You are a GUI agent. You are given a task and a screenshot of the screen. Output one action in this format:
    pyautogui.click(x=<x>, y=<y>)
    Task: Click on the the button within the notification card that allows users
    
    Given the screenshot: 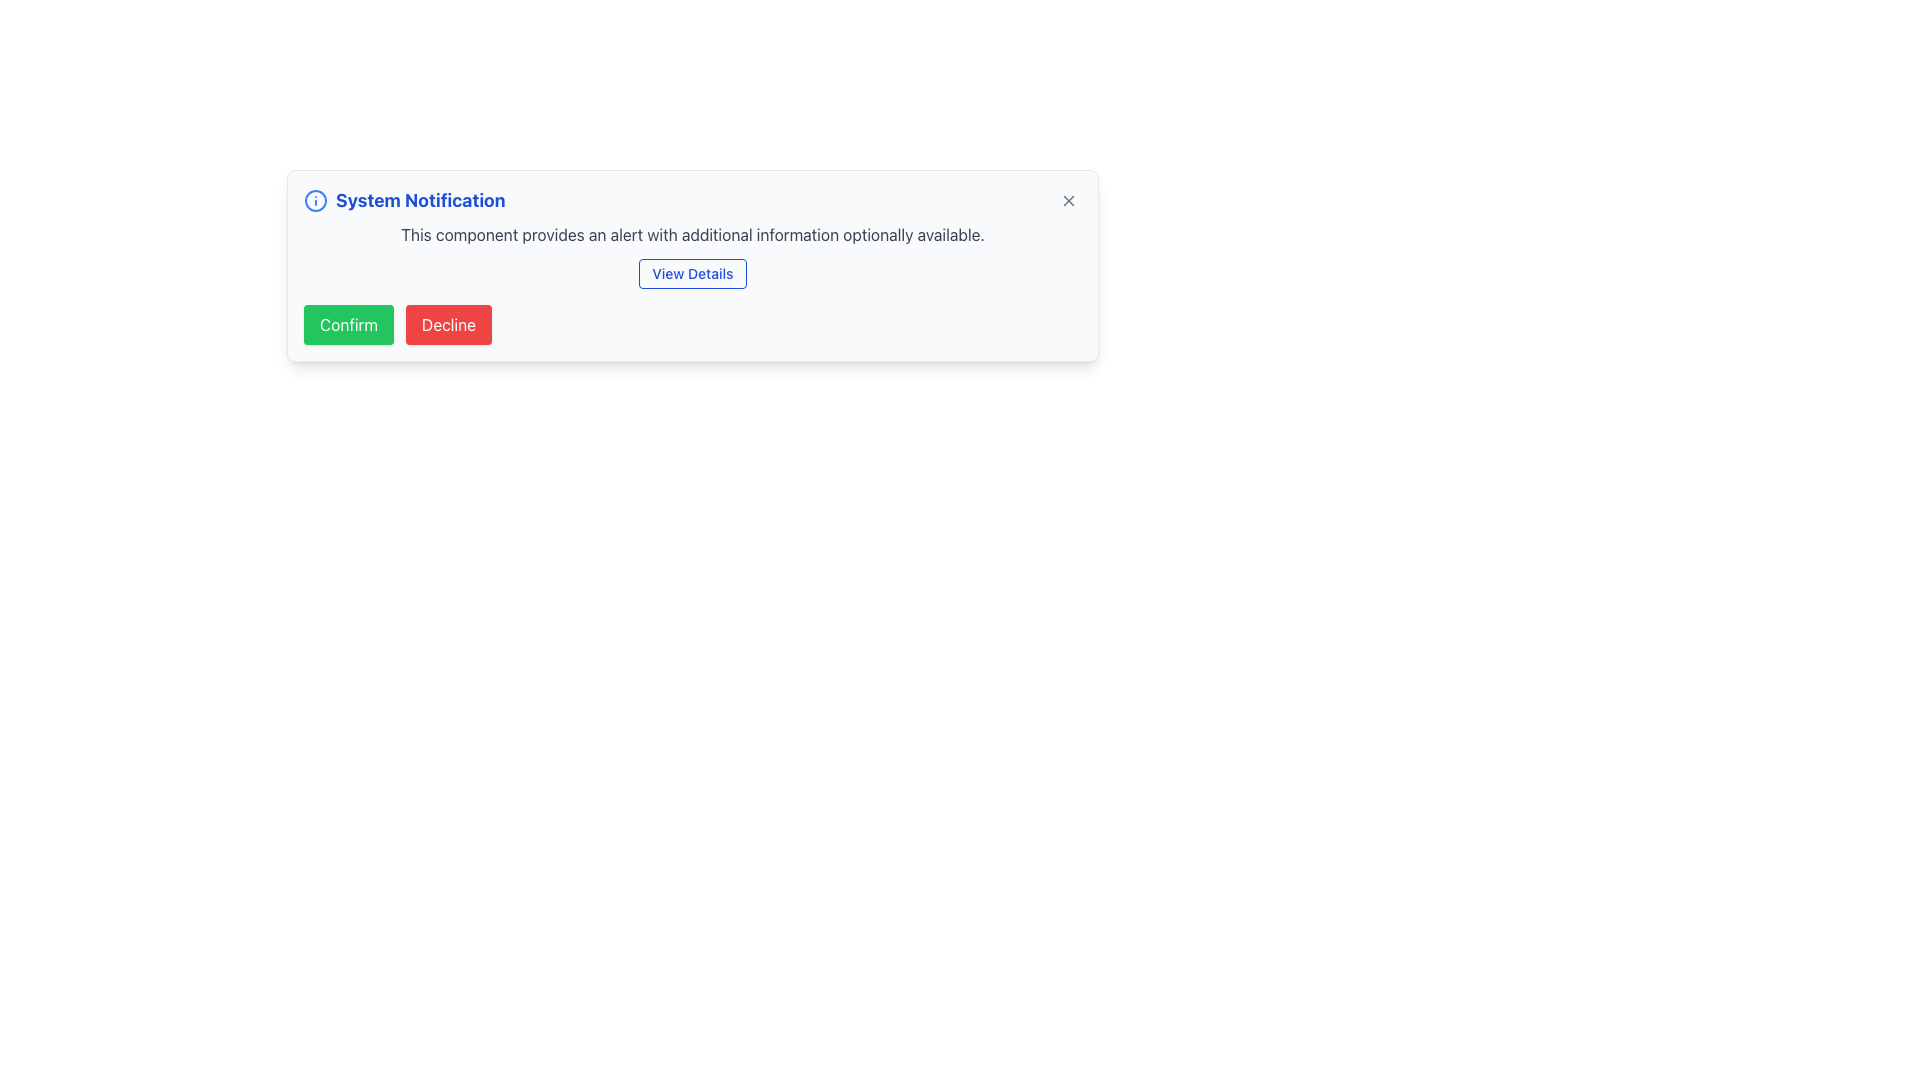 What is the action you would take?
    pyautogui.click(x=692, y=273)
    